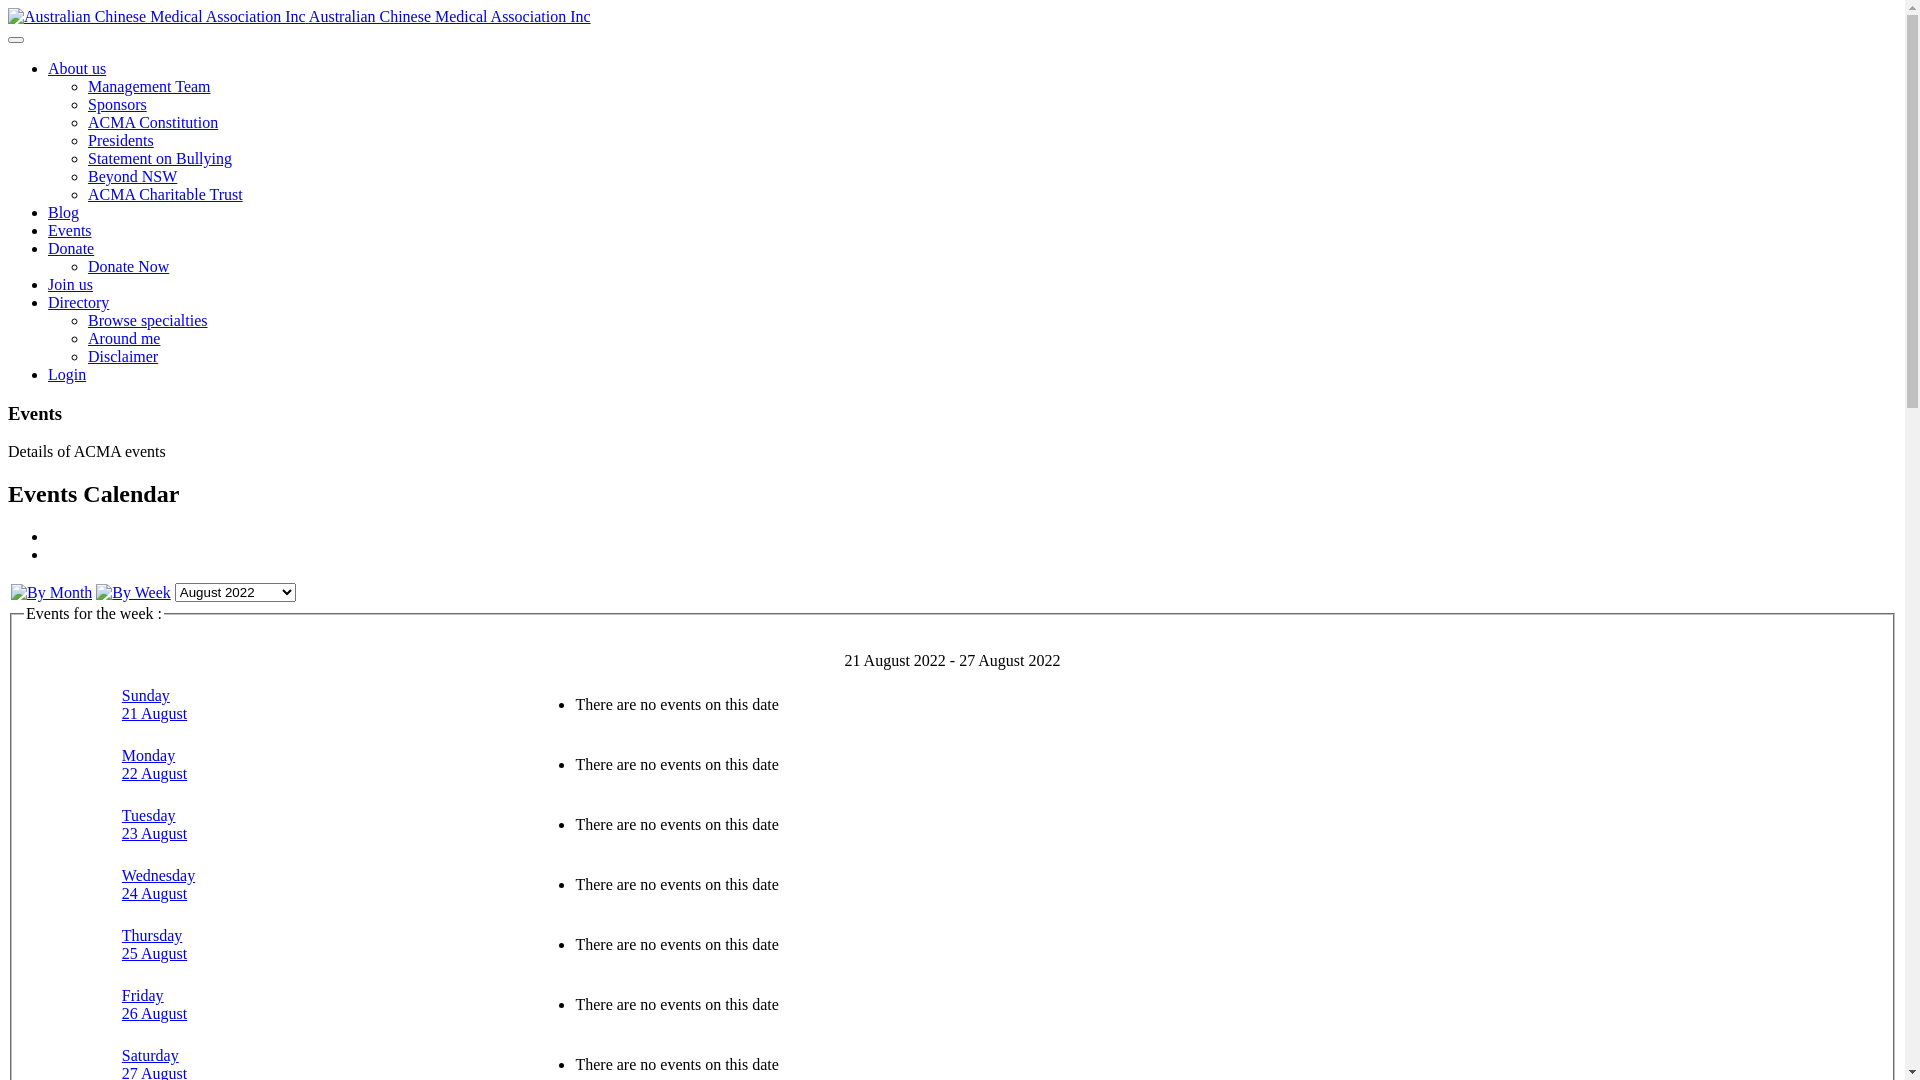 This screenshot has height=1080, width=1920. I want to click on 'Monday, so click(120, 764).